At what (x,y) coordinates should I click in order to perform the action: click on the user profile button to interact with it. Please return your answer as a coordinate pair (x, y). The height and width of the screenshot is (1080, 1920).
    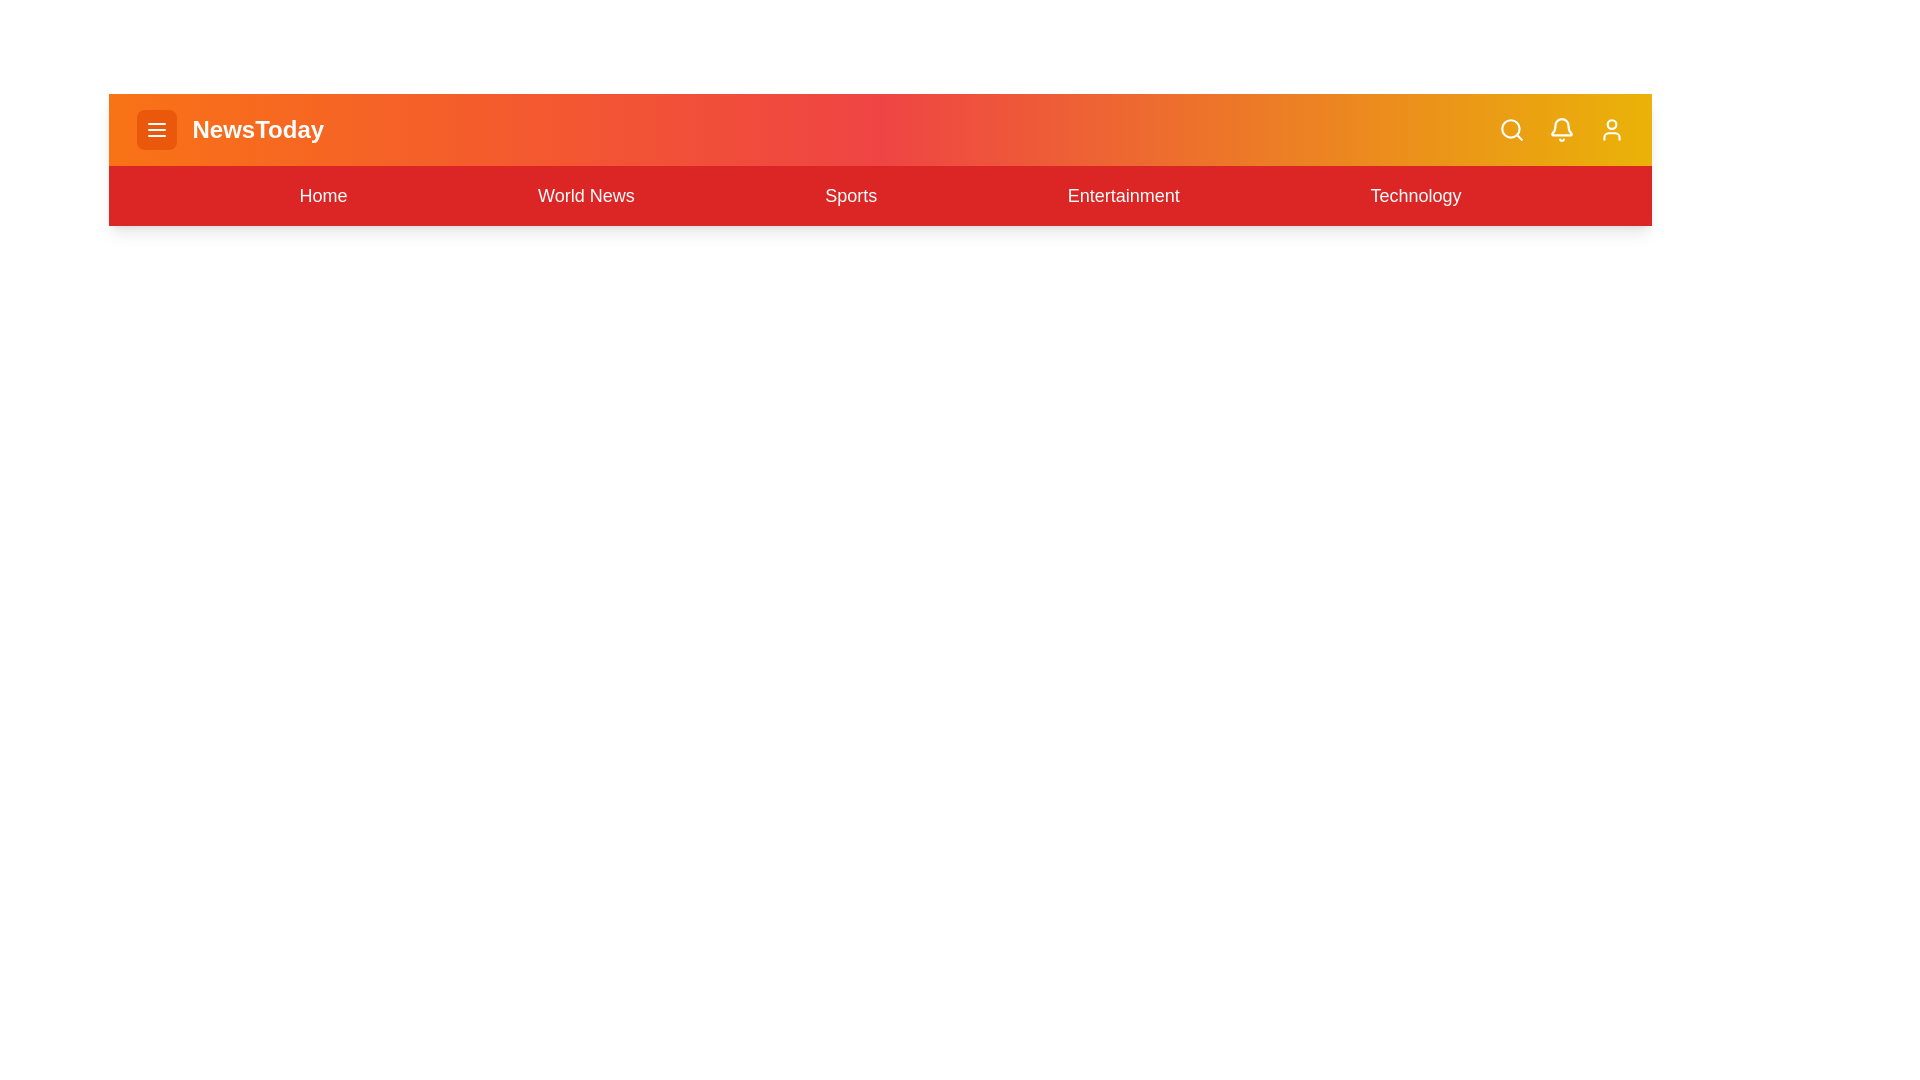
    Looking at the image, I should click on (1611, 130).